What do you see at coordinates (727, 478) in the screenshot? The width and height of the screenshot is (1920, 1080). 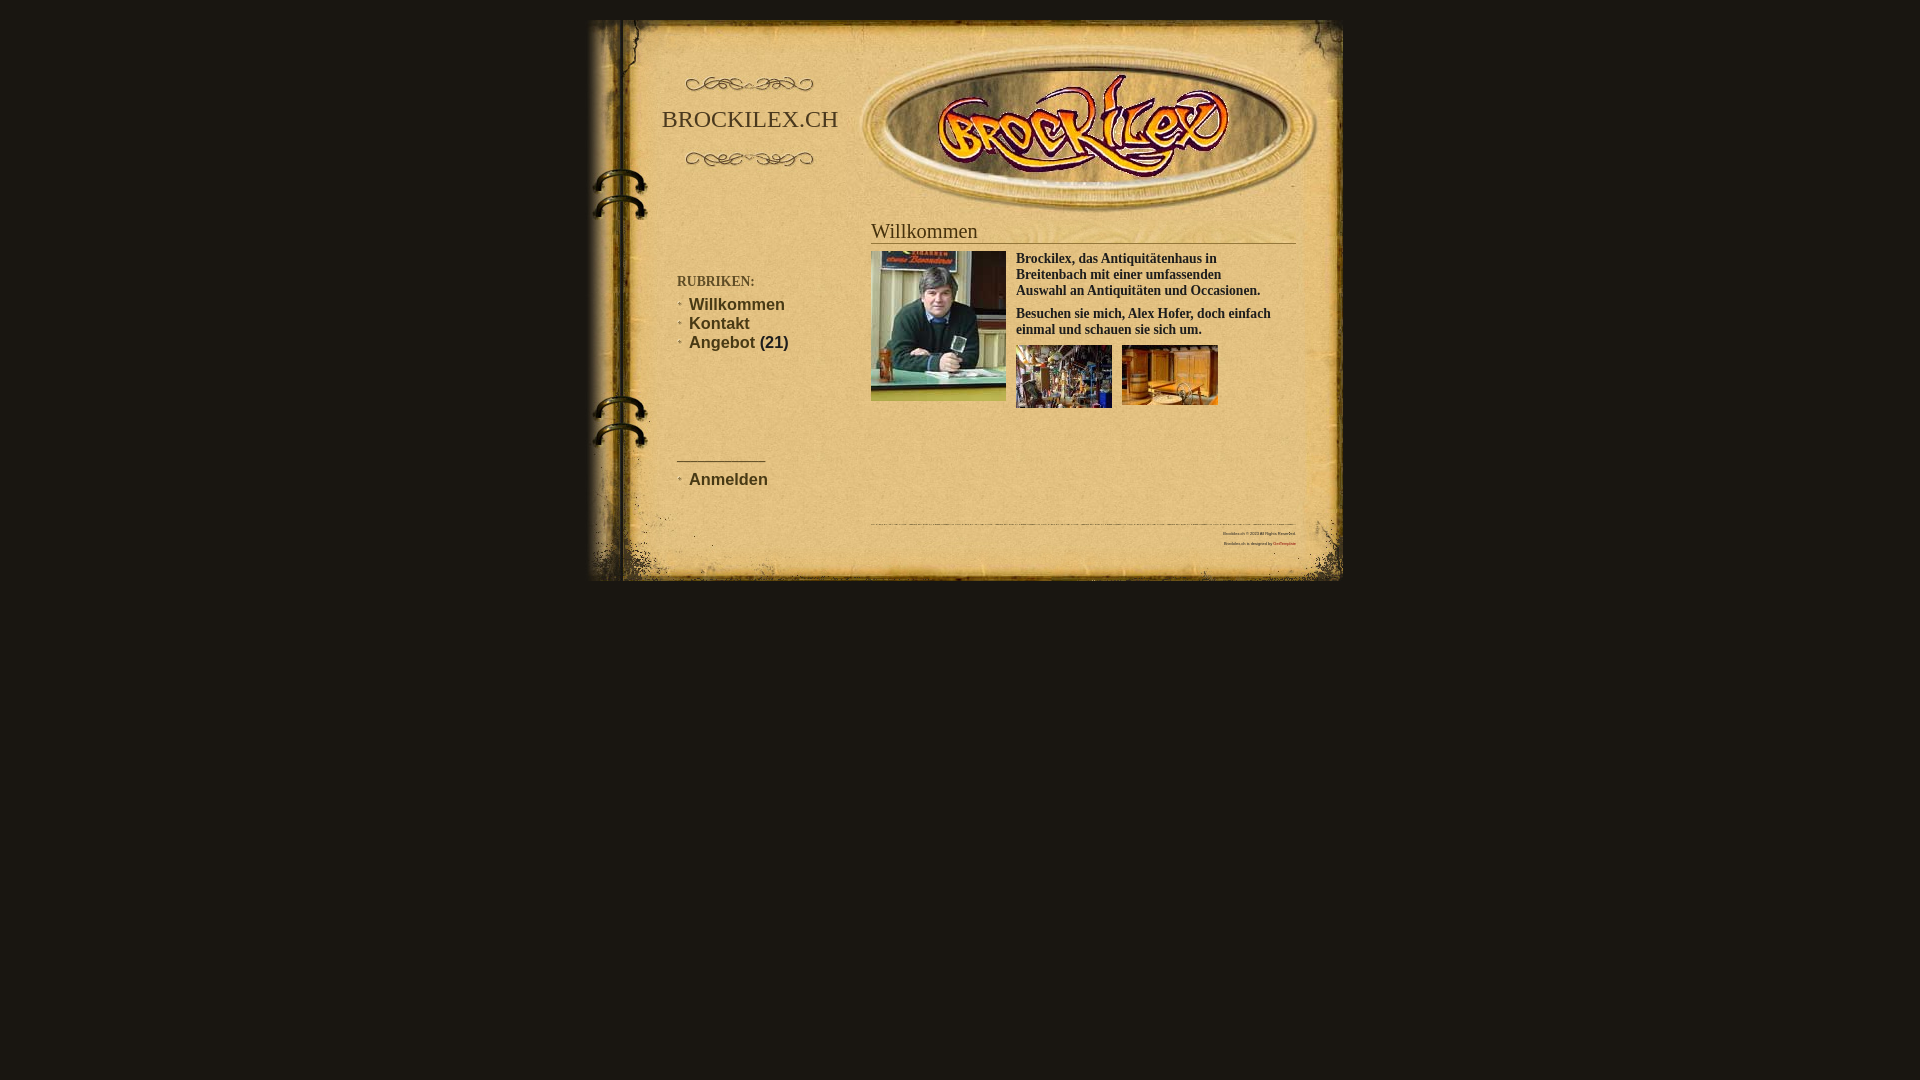 I see `'Anmelden'` at bounding box center [727, 478].